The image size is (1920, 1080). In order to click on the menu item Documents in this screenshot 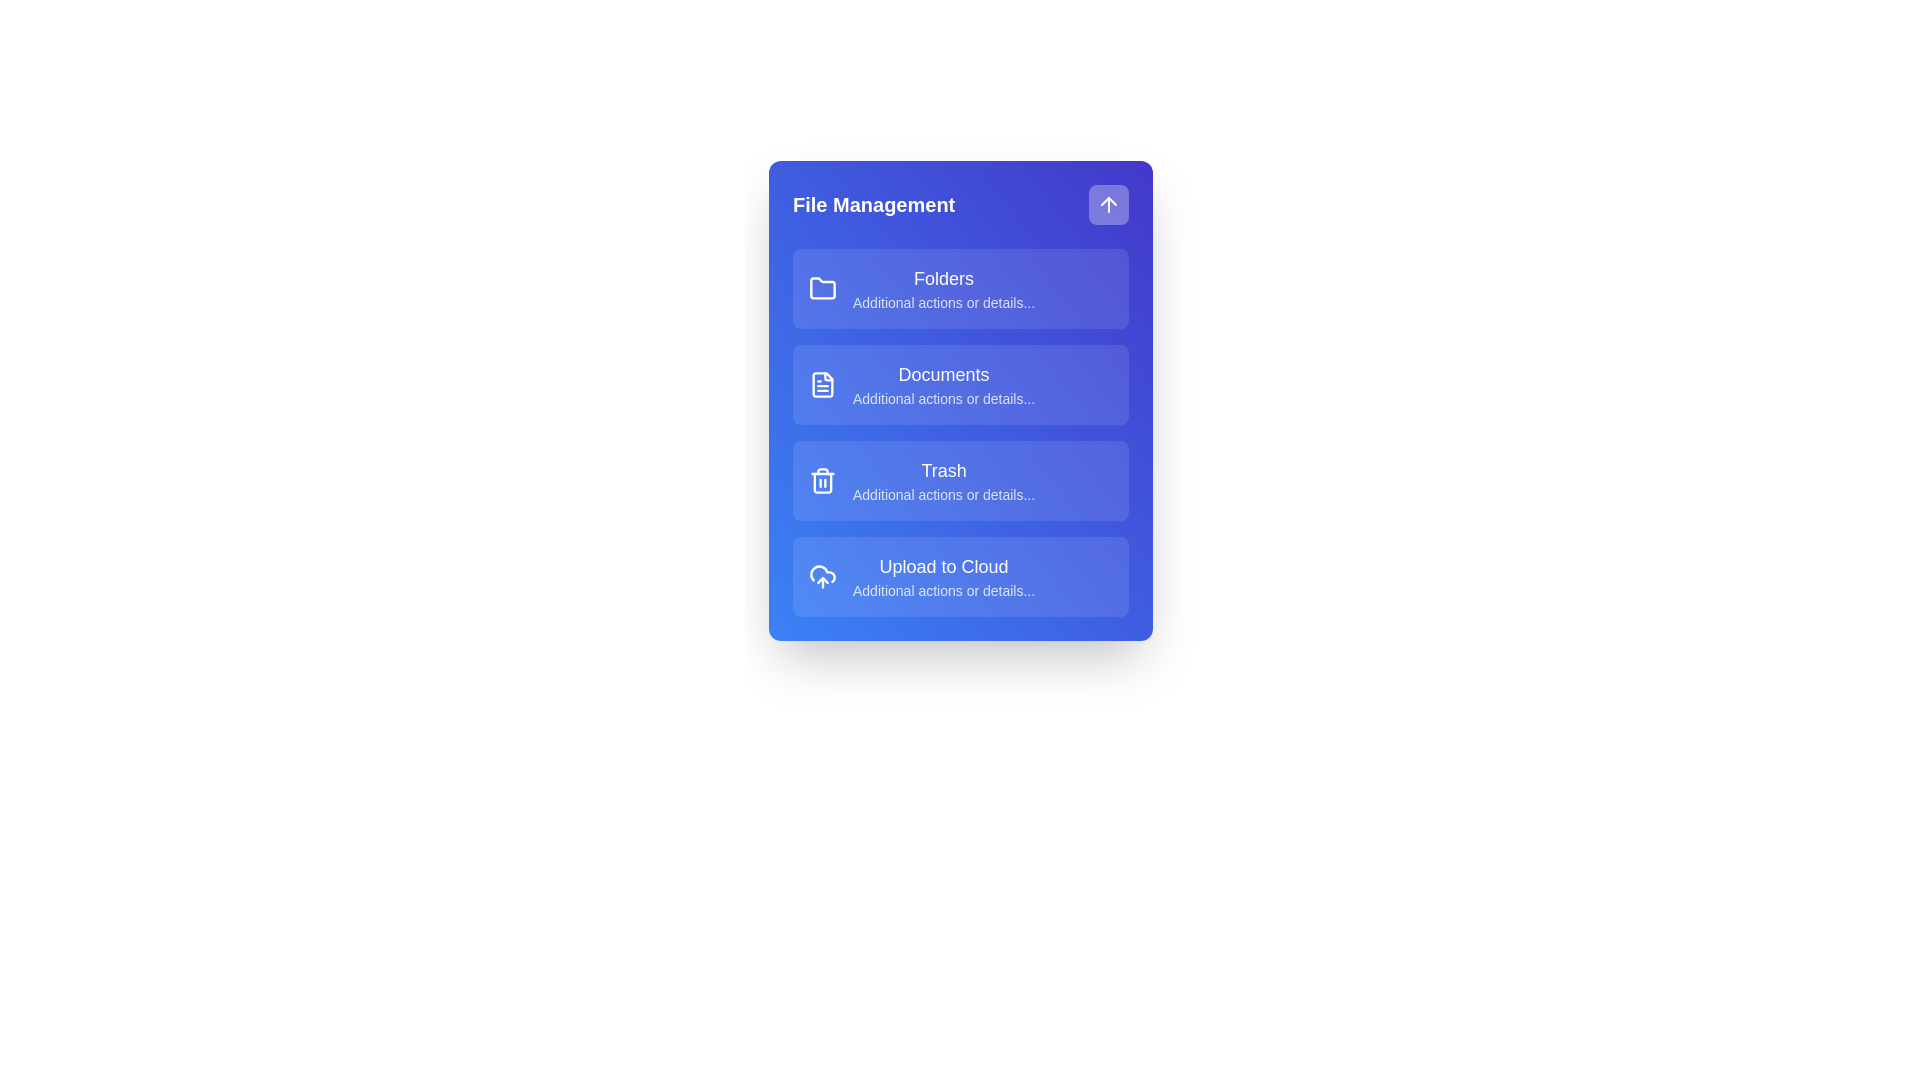, I will do `click(960, 385)`.